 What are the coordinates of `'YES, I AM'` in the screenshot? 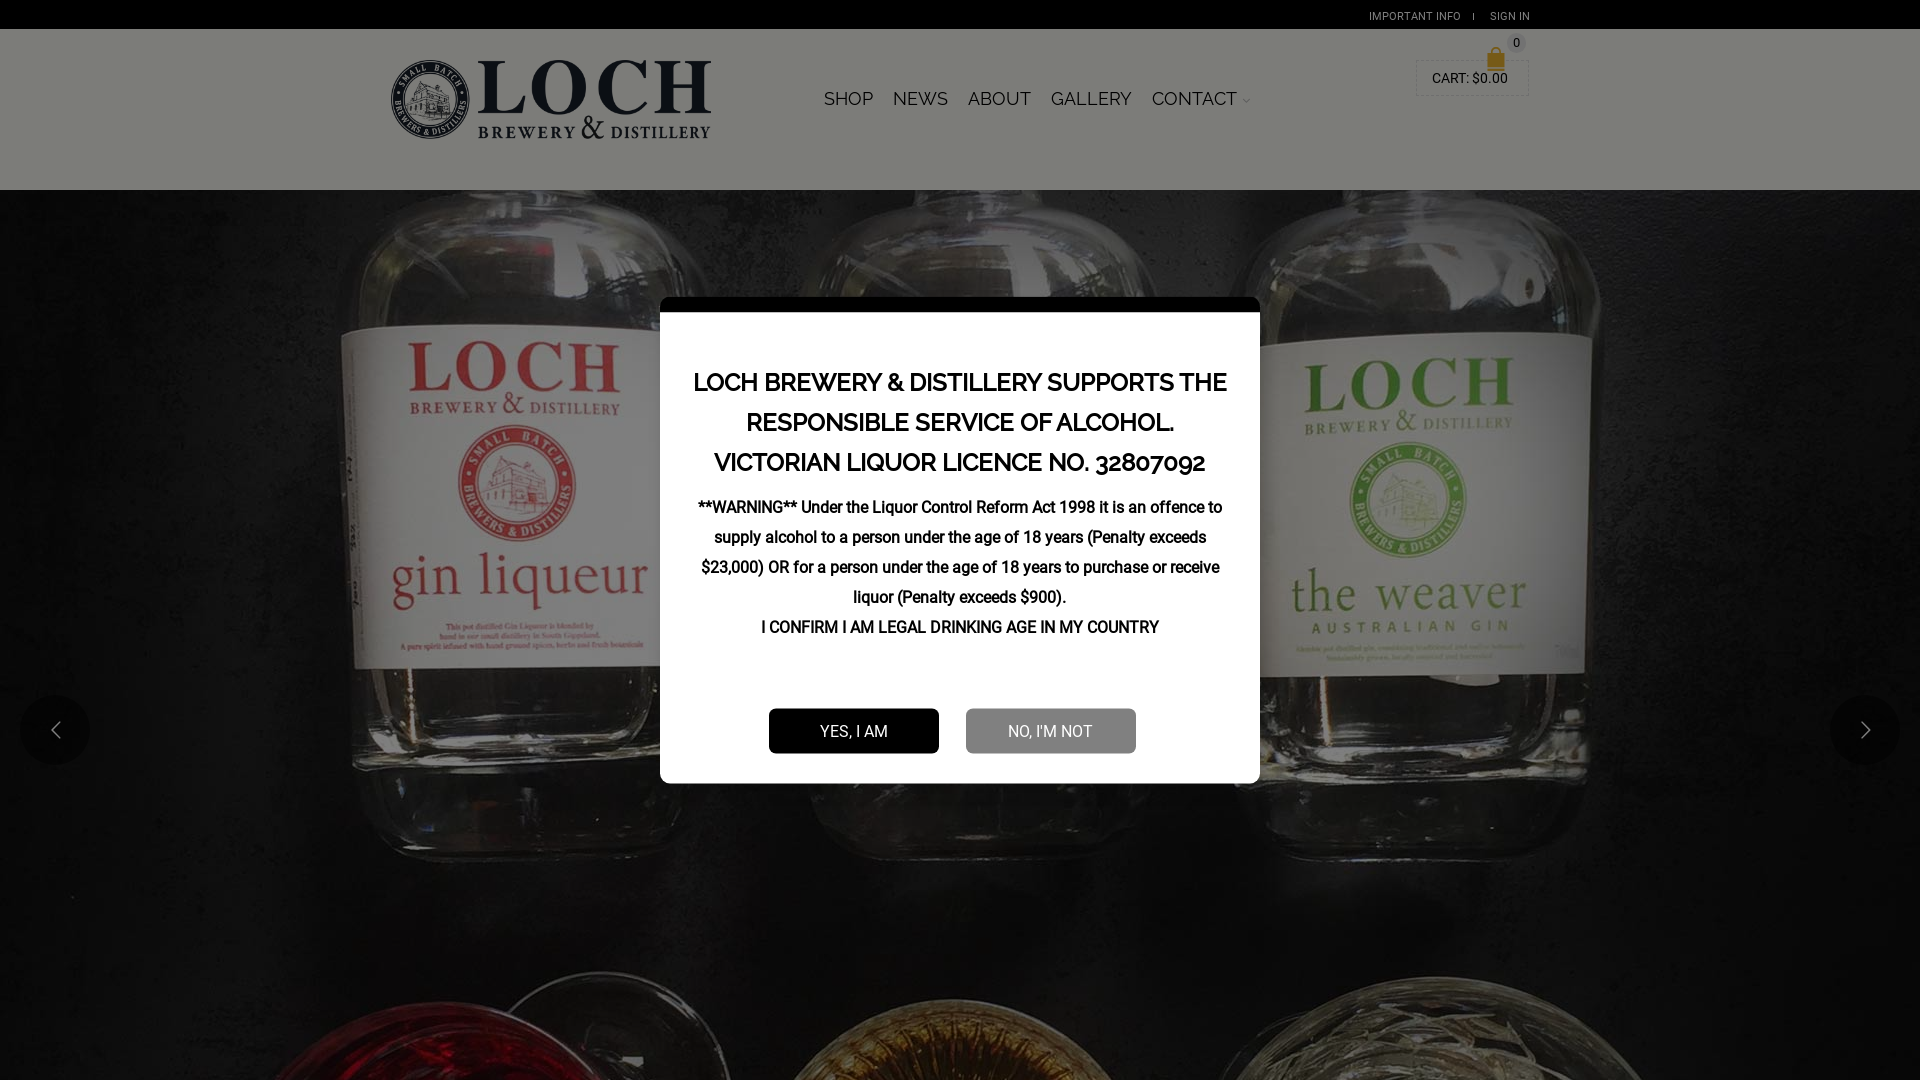 It's located at (854, 730).